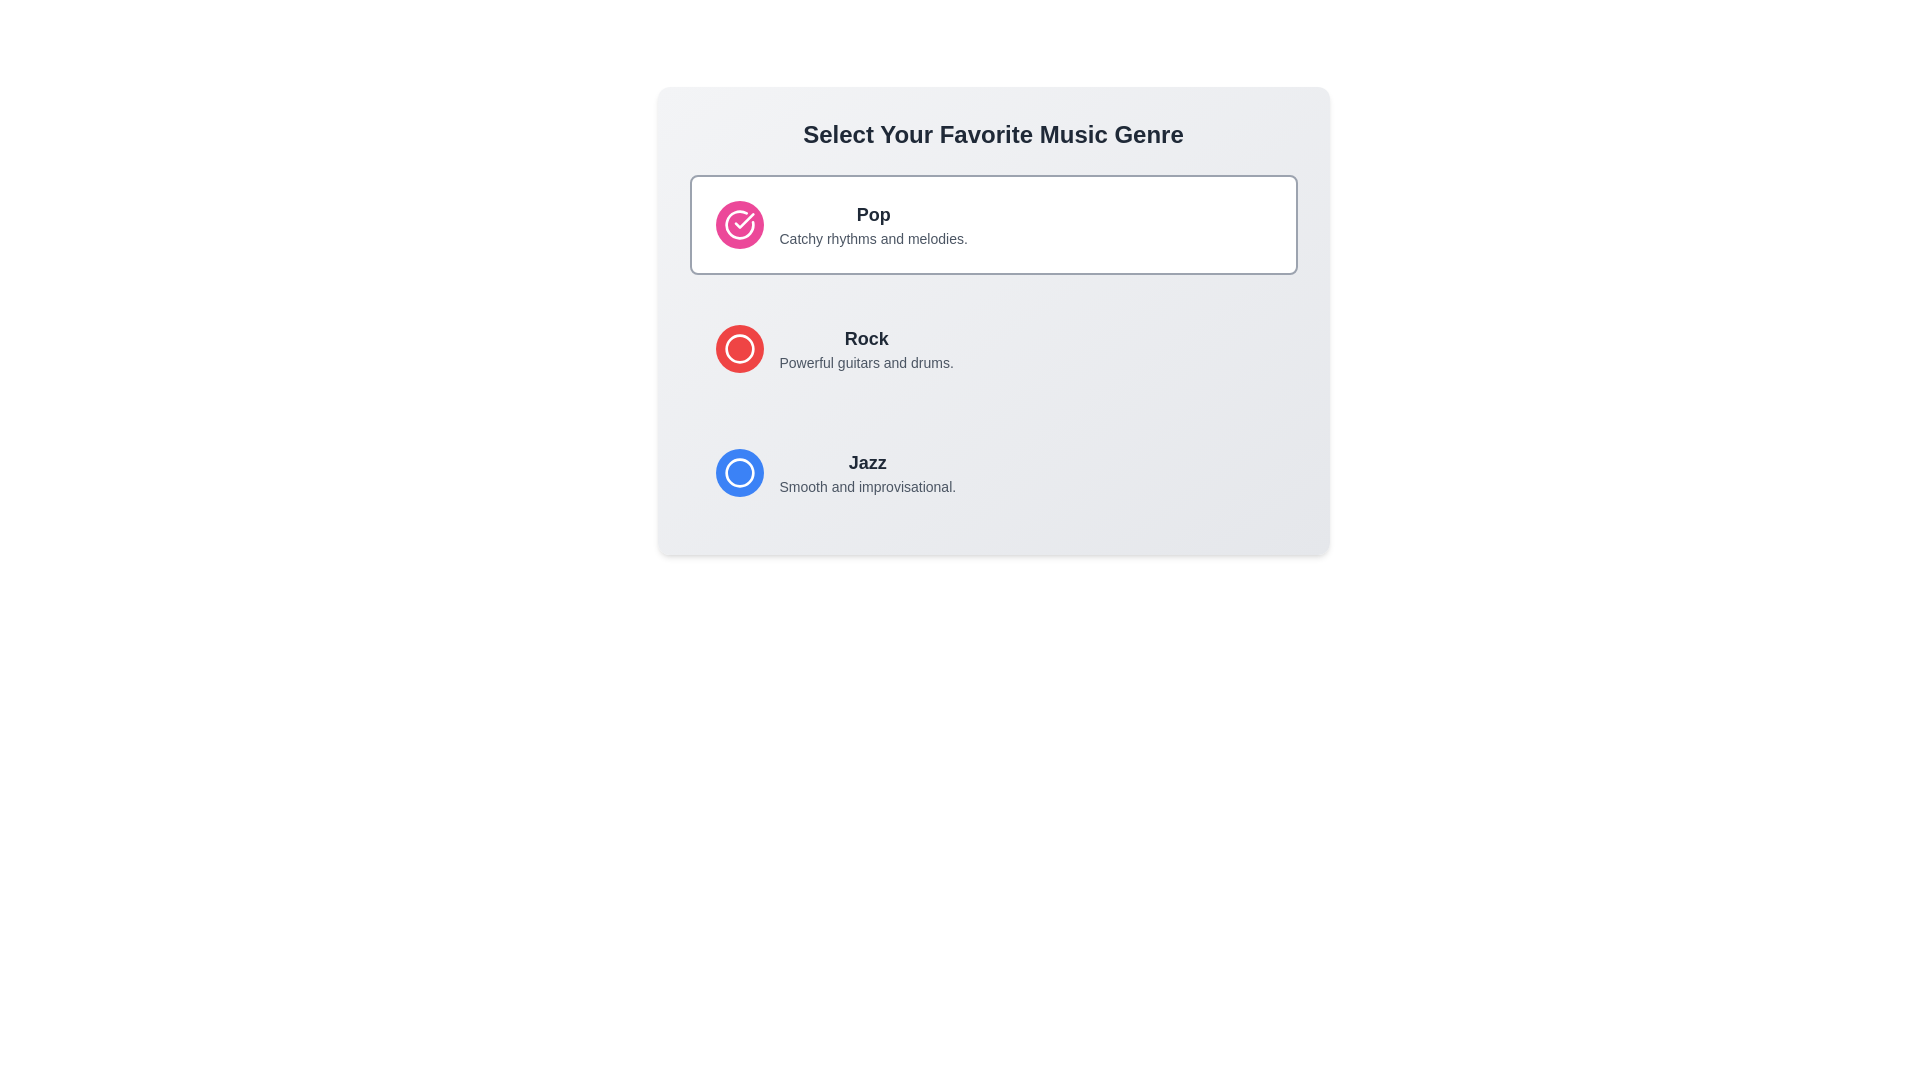 The image size is (1920, 1080). Describe the element at coordinates (738, 473) in the screenshot. I see `the selection indicator button for the 'Jazz' music genre, located at the top-left corner of the 'Jazz' label` at that location.